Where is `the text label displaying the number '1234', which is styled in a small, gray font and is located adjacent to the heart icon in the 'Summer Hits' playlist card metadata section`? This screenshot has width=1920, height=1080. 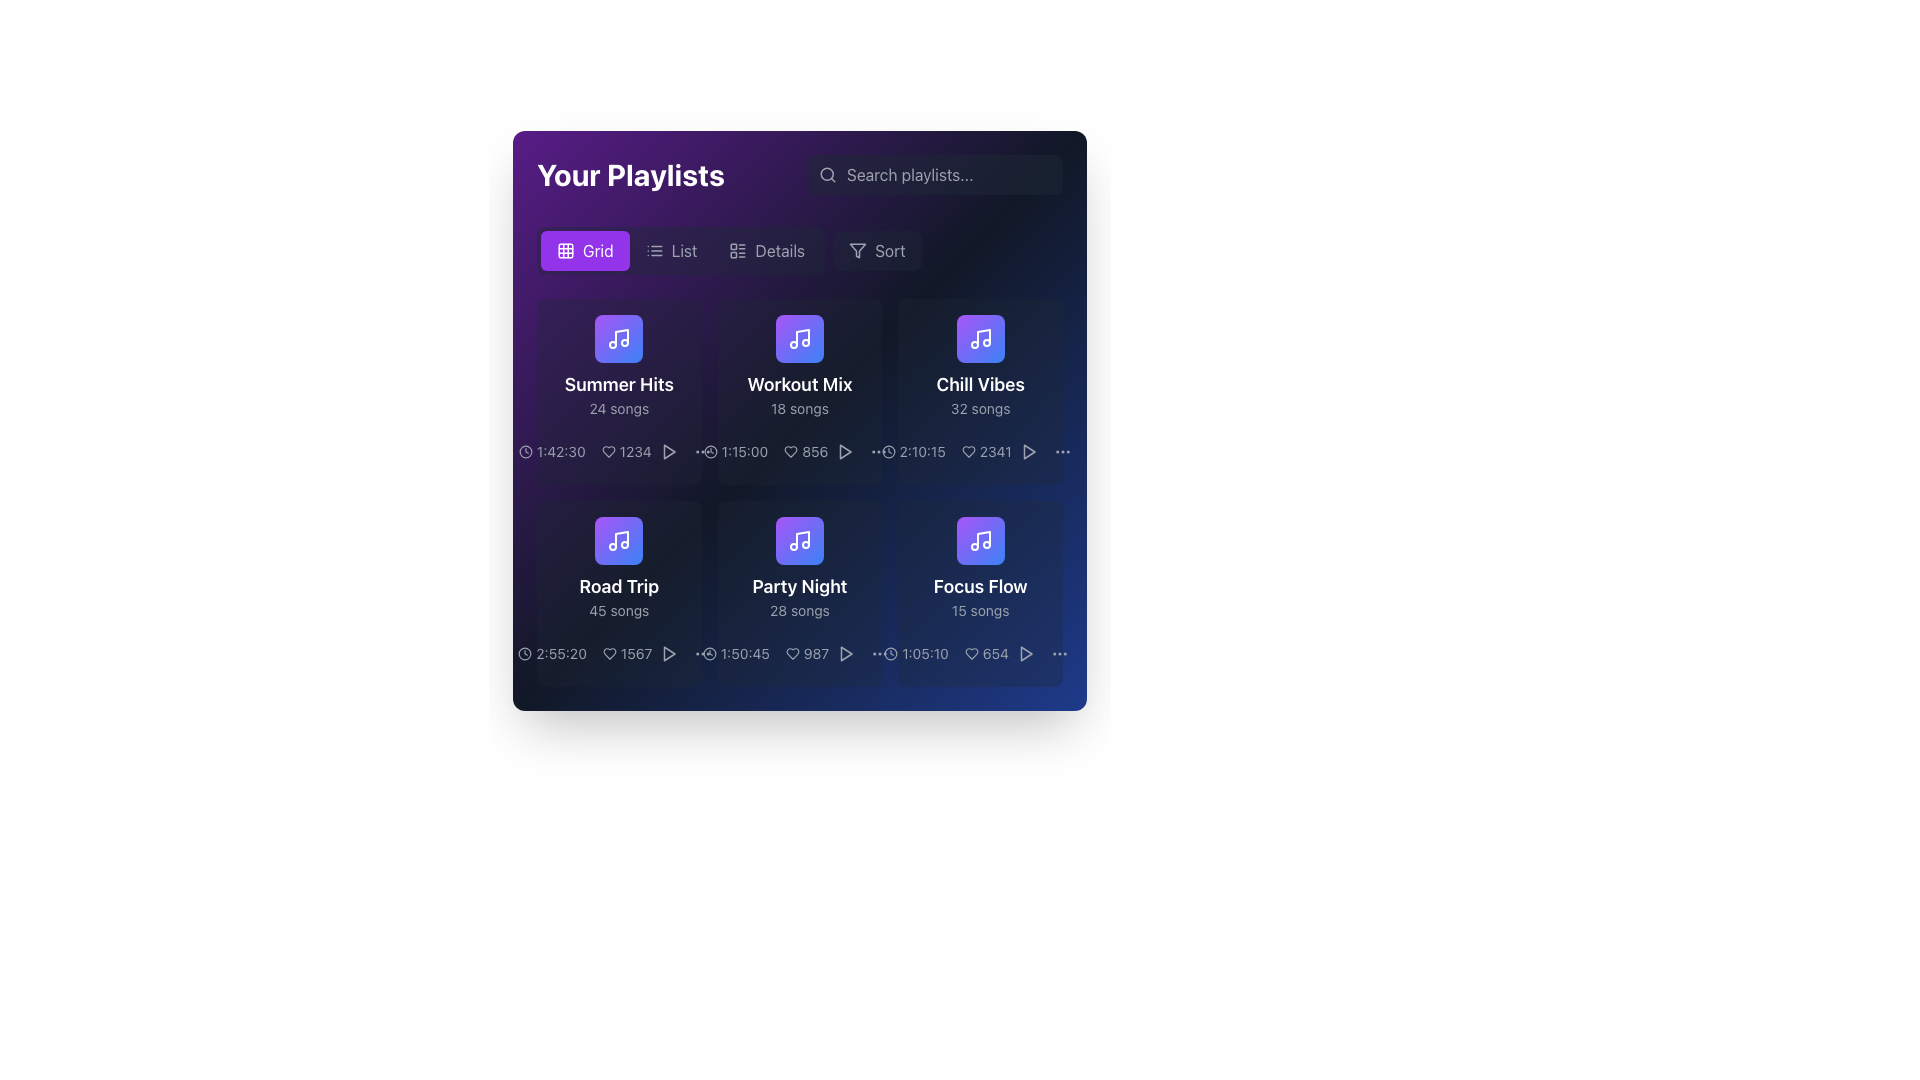
the text label displaying the number '1234', which is styled in a small, gray font and is located adjacent to the heart icon in the 'Summer Hits' playlist card metadata section is located at coordinates (625, 451).